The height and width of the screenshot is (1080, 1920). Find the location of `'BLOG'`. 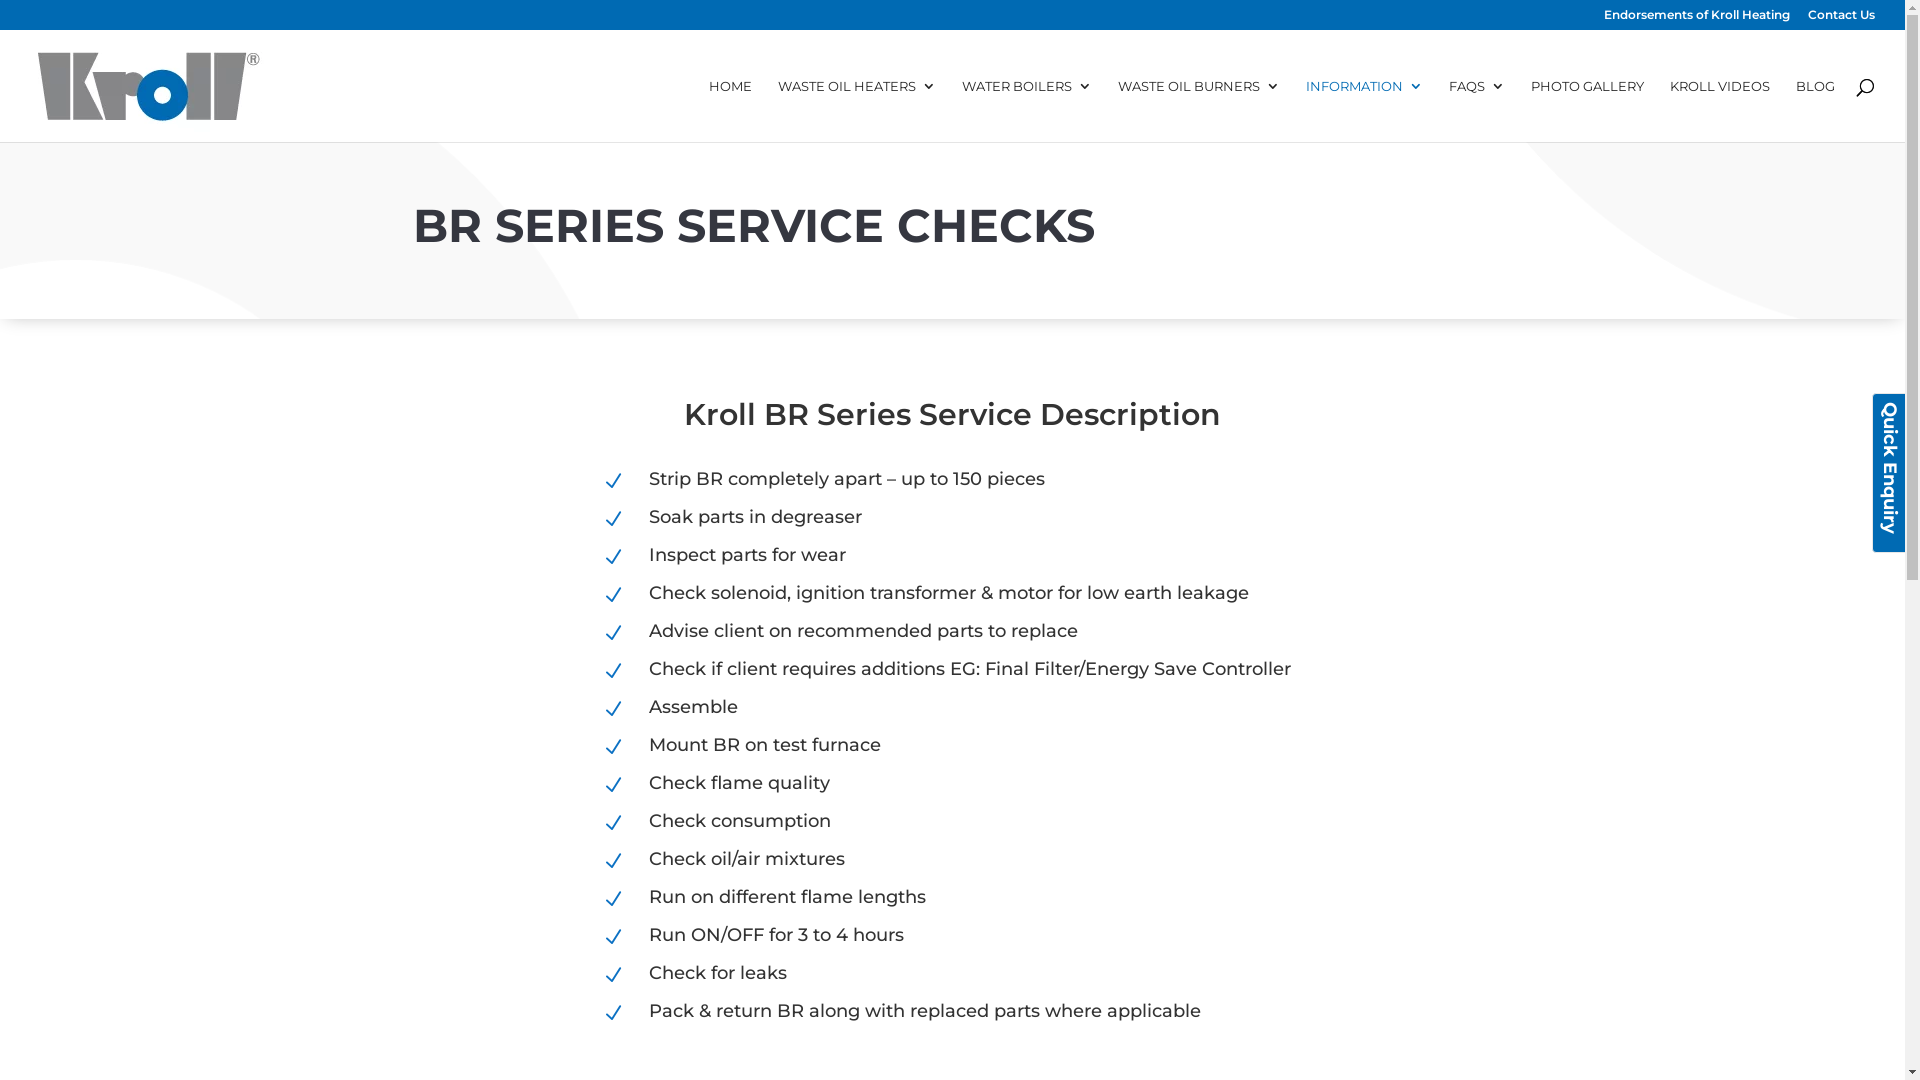

'BLOG' is located at coordinates (1815, 110).